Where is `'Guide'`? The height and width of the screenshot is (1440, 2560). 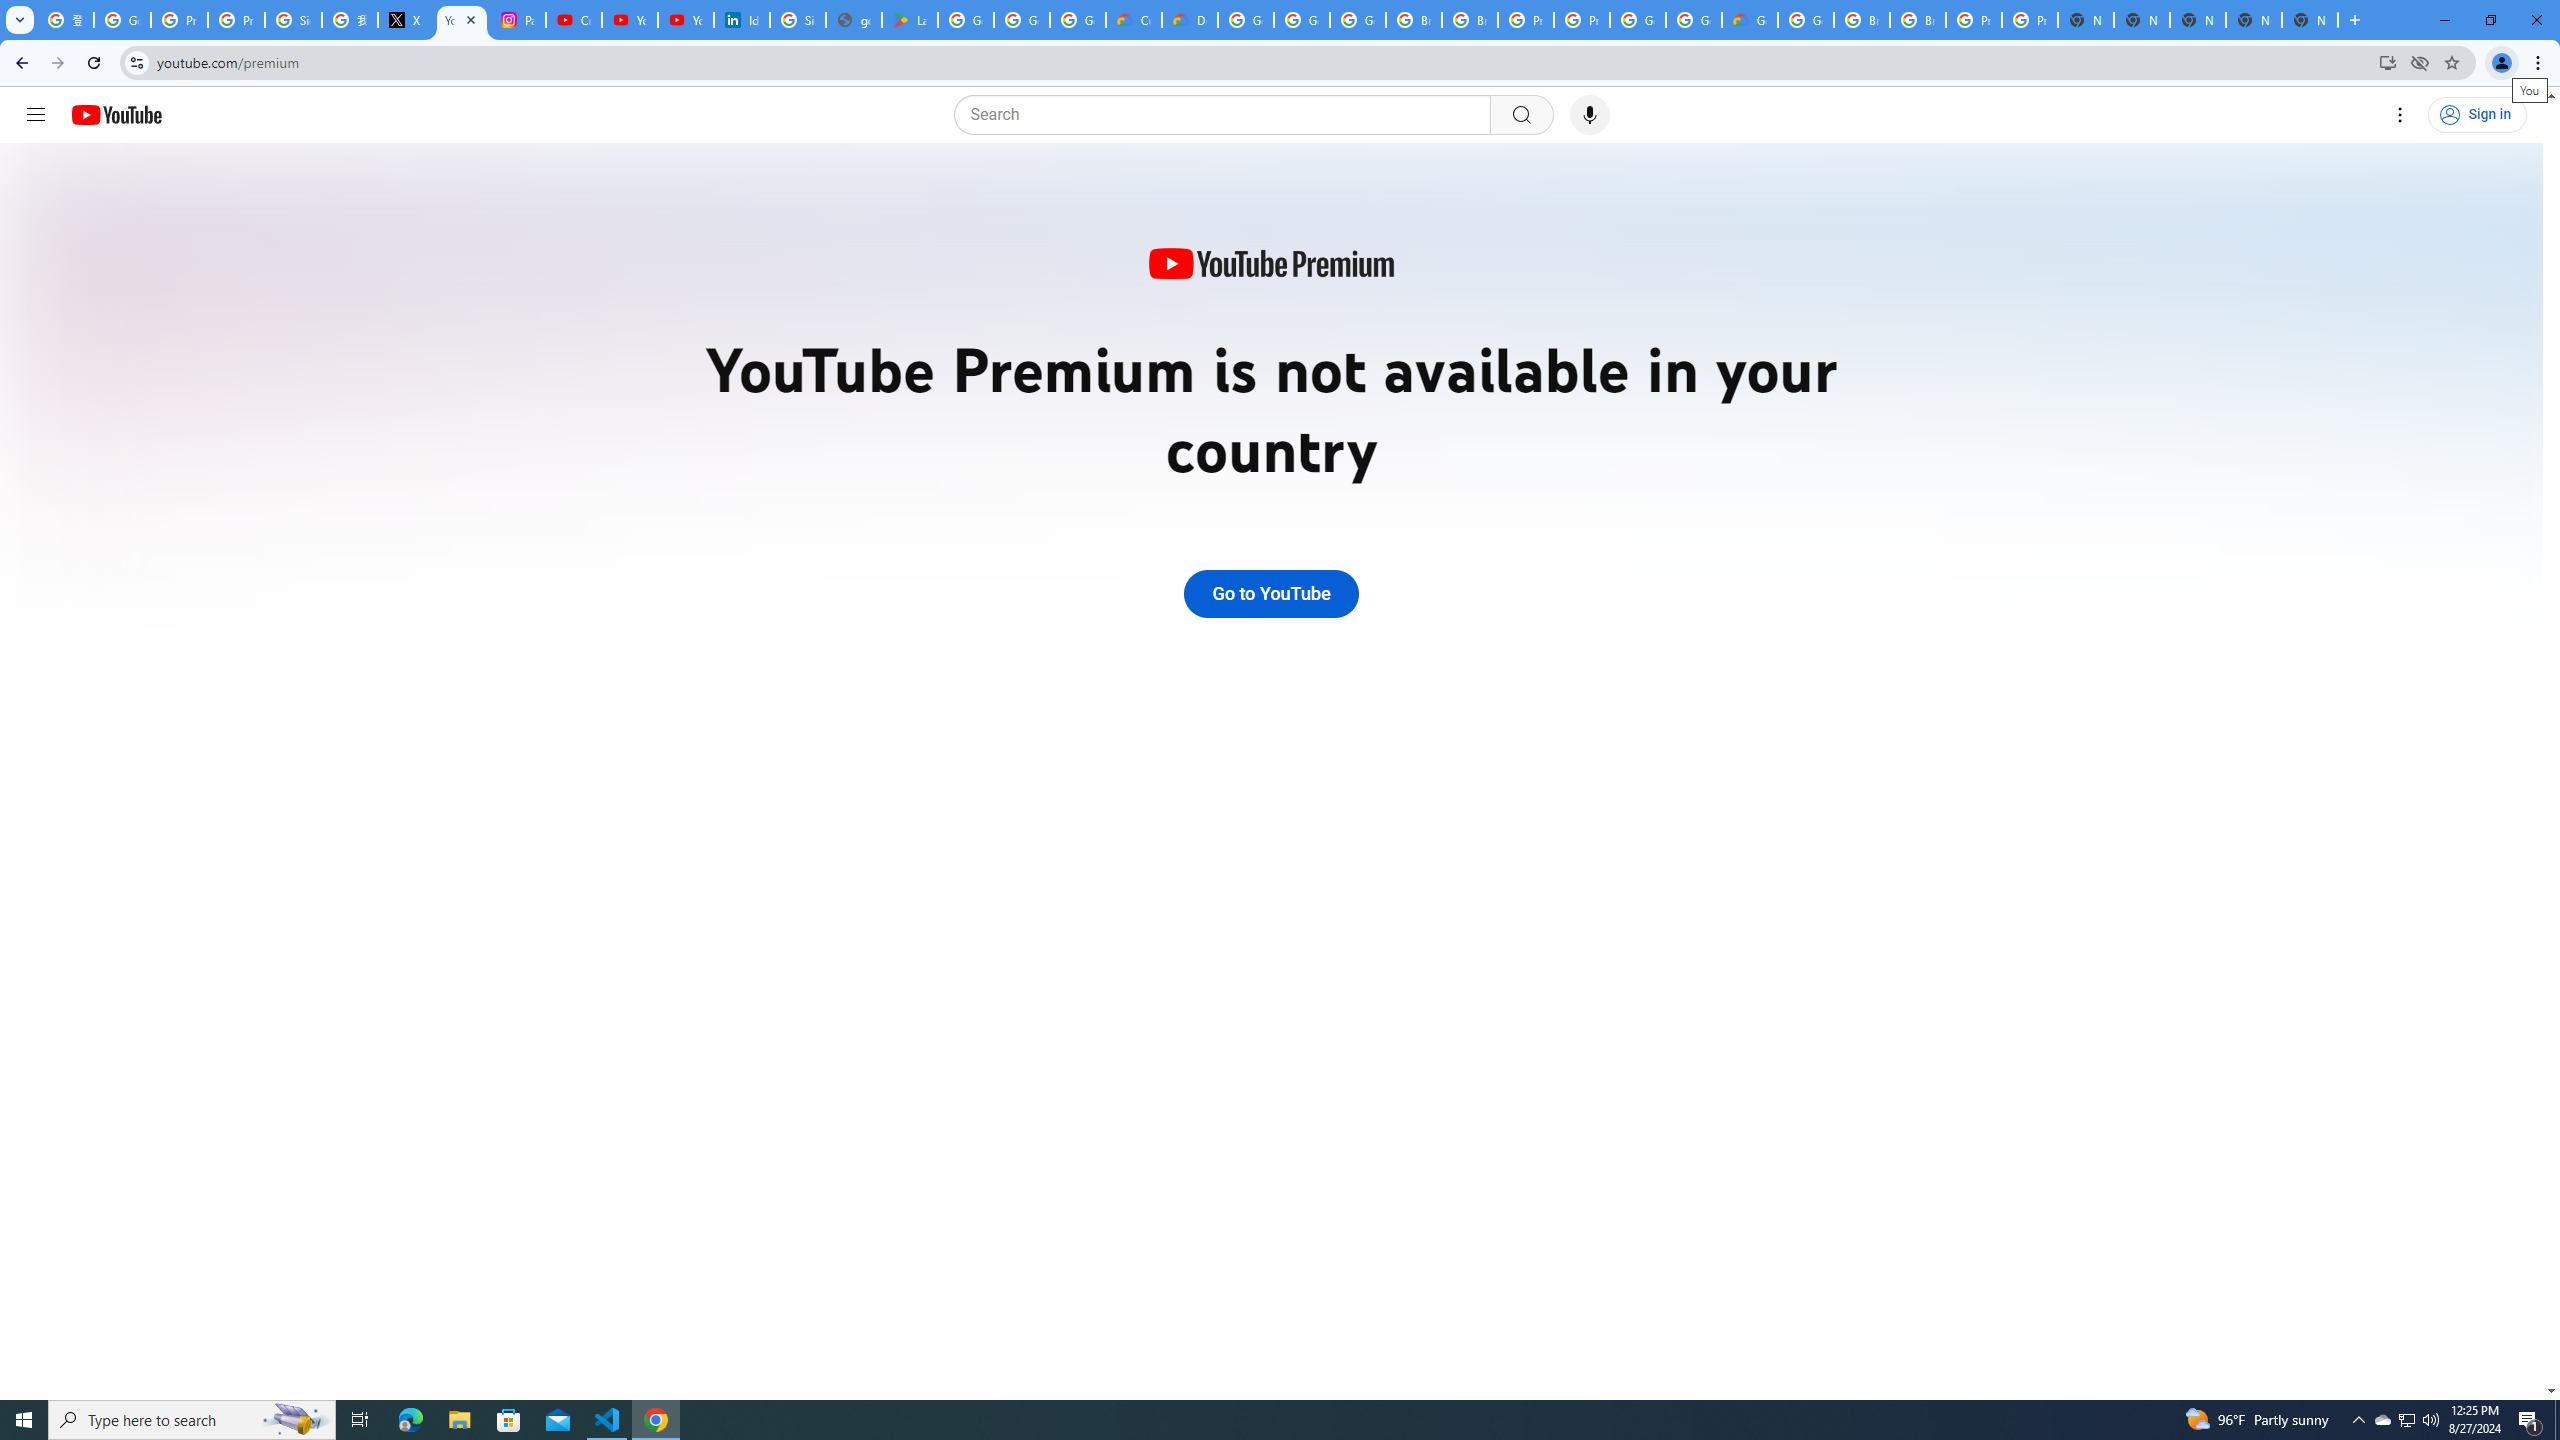
'Guide' is located at coordinates (34, 114).